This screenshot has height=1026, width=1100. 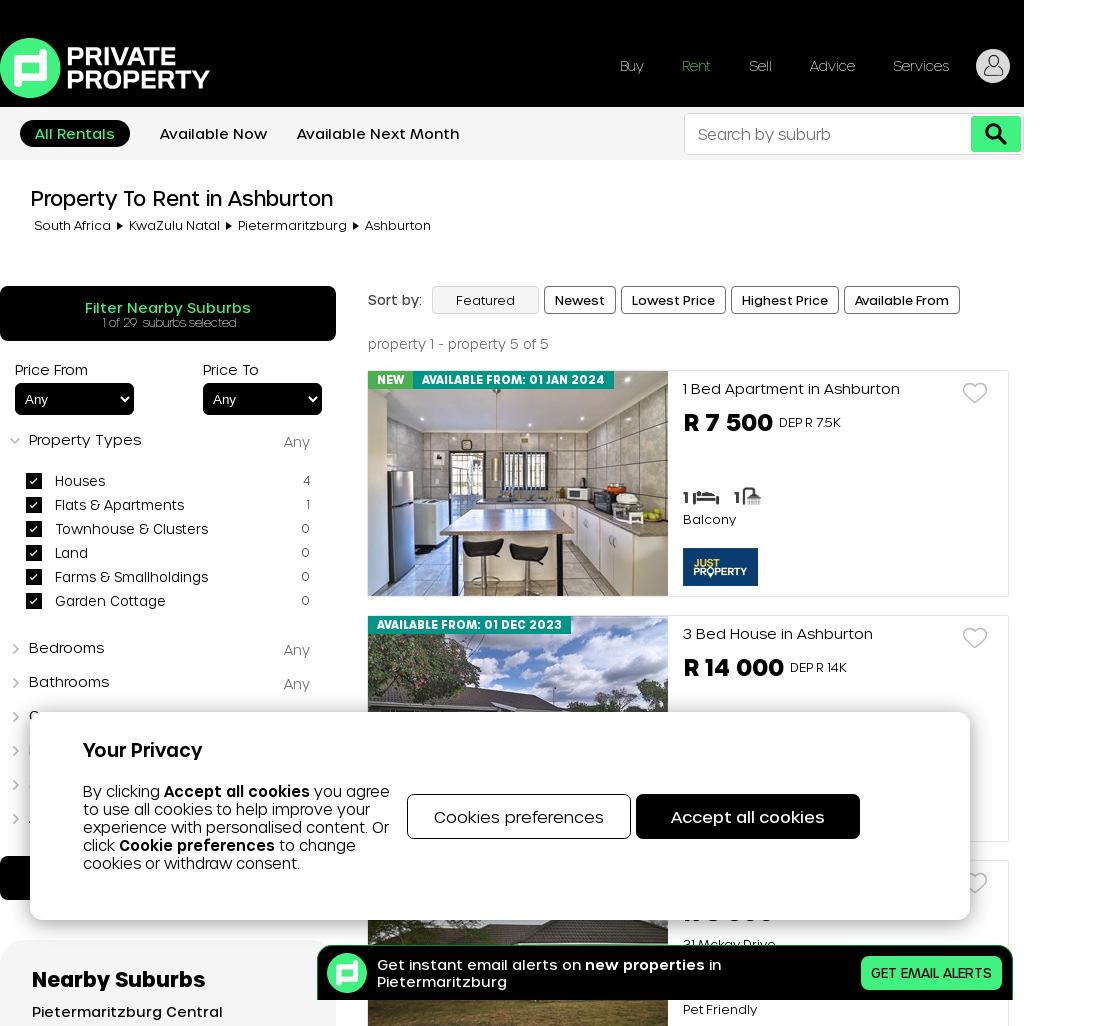 I want to click on 'Ashburton', so click(x=397, y=225).